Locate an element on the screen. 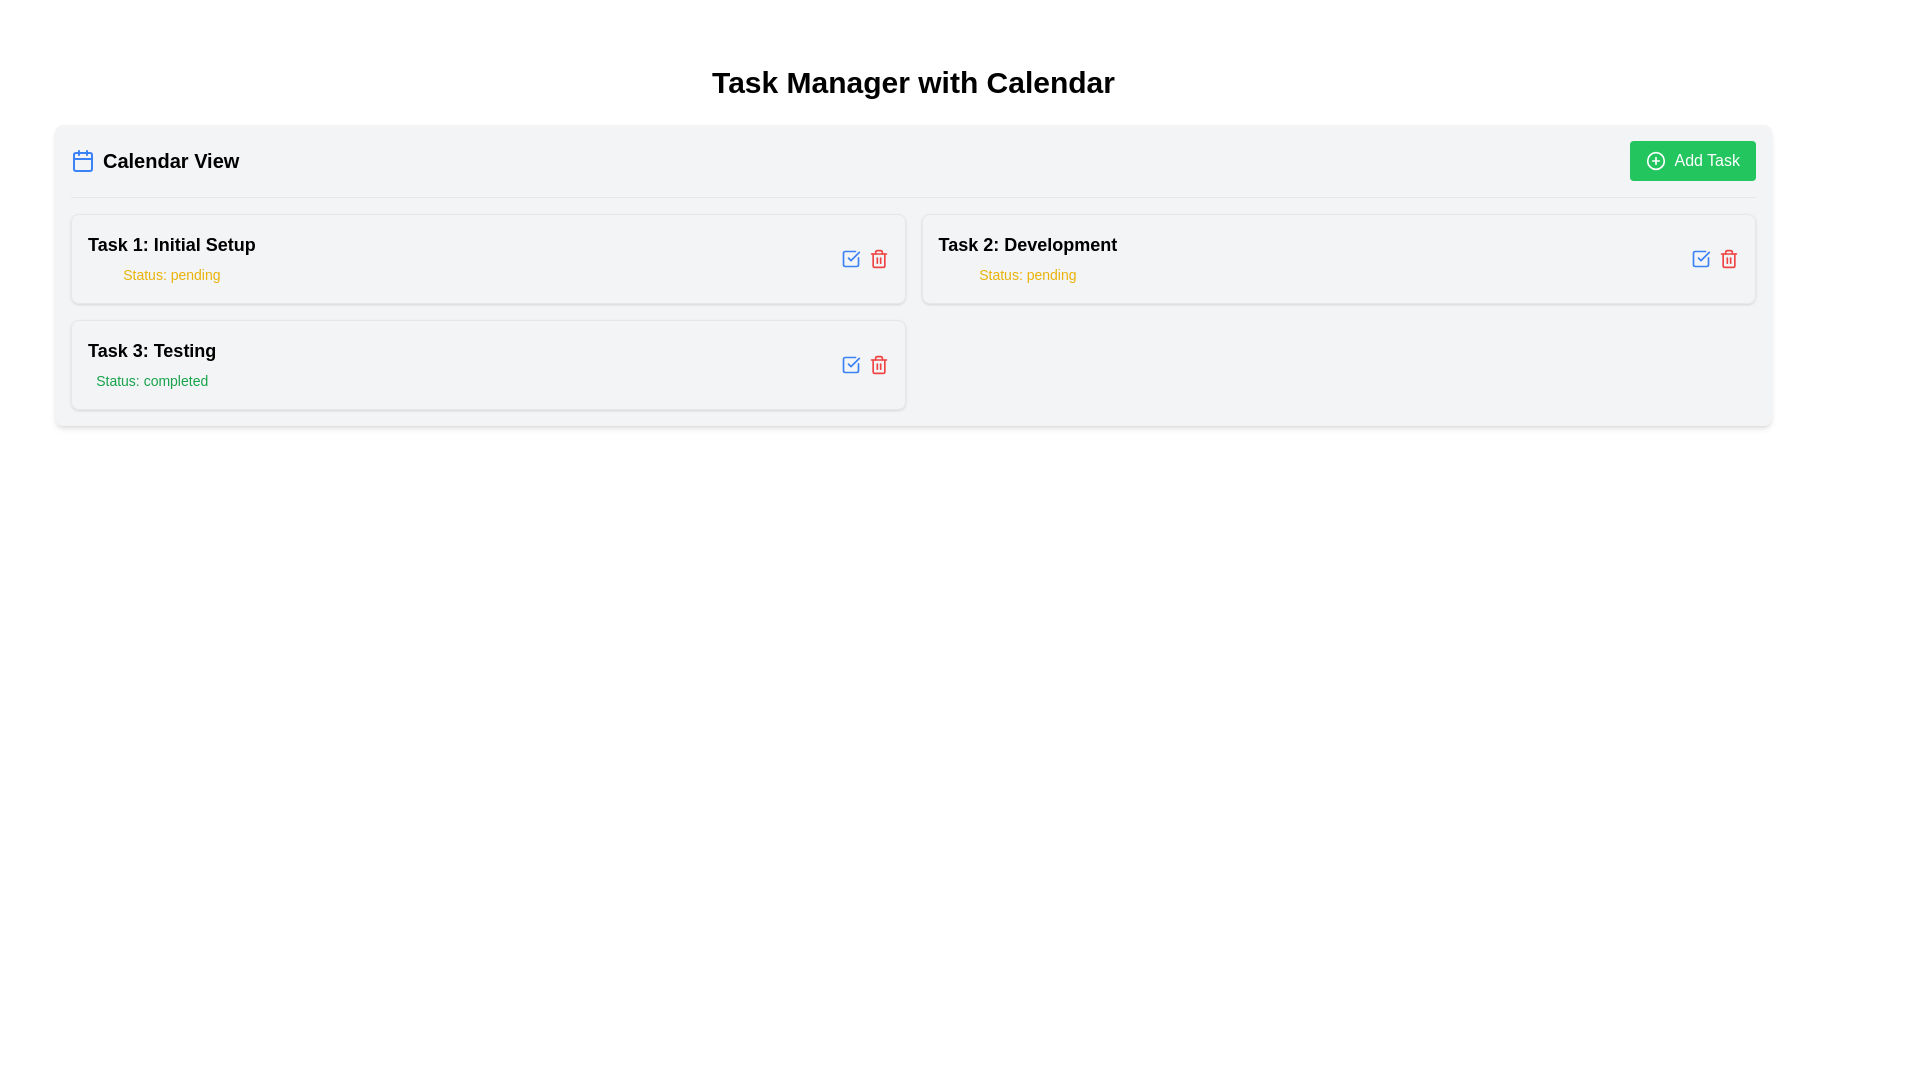 This screenshot has height=1080, width=1920. text label displaying 'Task 3: Testing', which is styled in bold and larger font, located at the top of the task details card is located at coordinates (151, 350).